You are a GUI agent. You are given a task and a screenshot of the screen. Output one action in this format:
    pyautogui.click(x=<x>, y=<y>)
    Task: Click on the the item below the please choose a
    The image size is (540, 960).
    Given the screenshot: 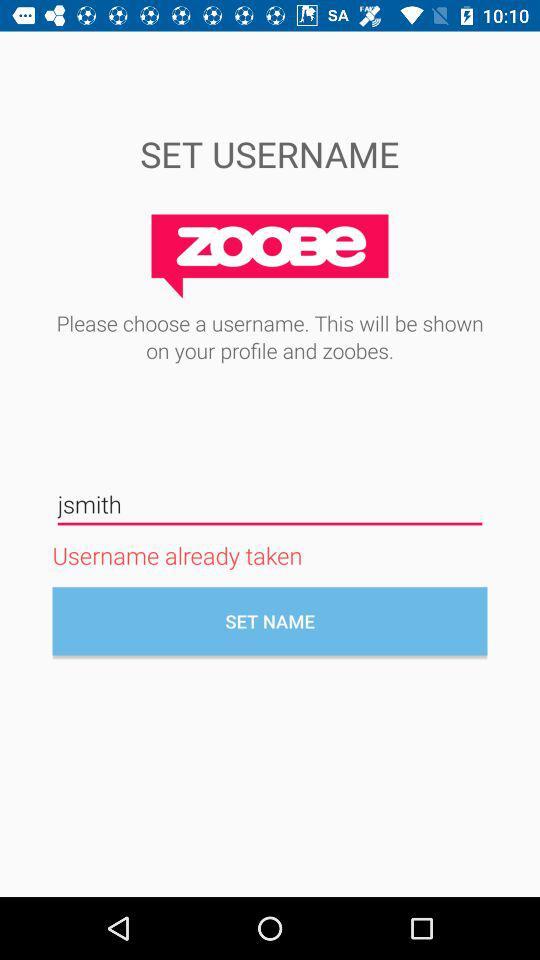 What is the action you would take?
    pyautogui.click(x=270, y=503)
    